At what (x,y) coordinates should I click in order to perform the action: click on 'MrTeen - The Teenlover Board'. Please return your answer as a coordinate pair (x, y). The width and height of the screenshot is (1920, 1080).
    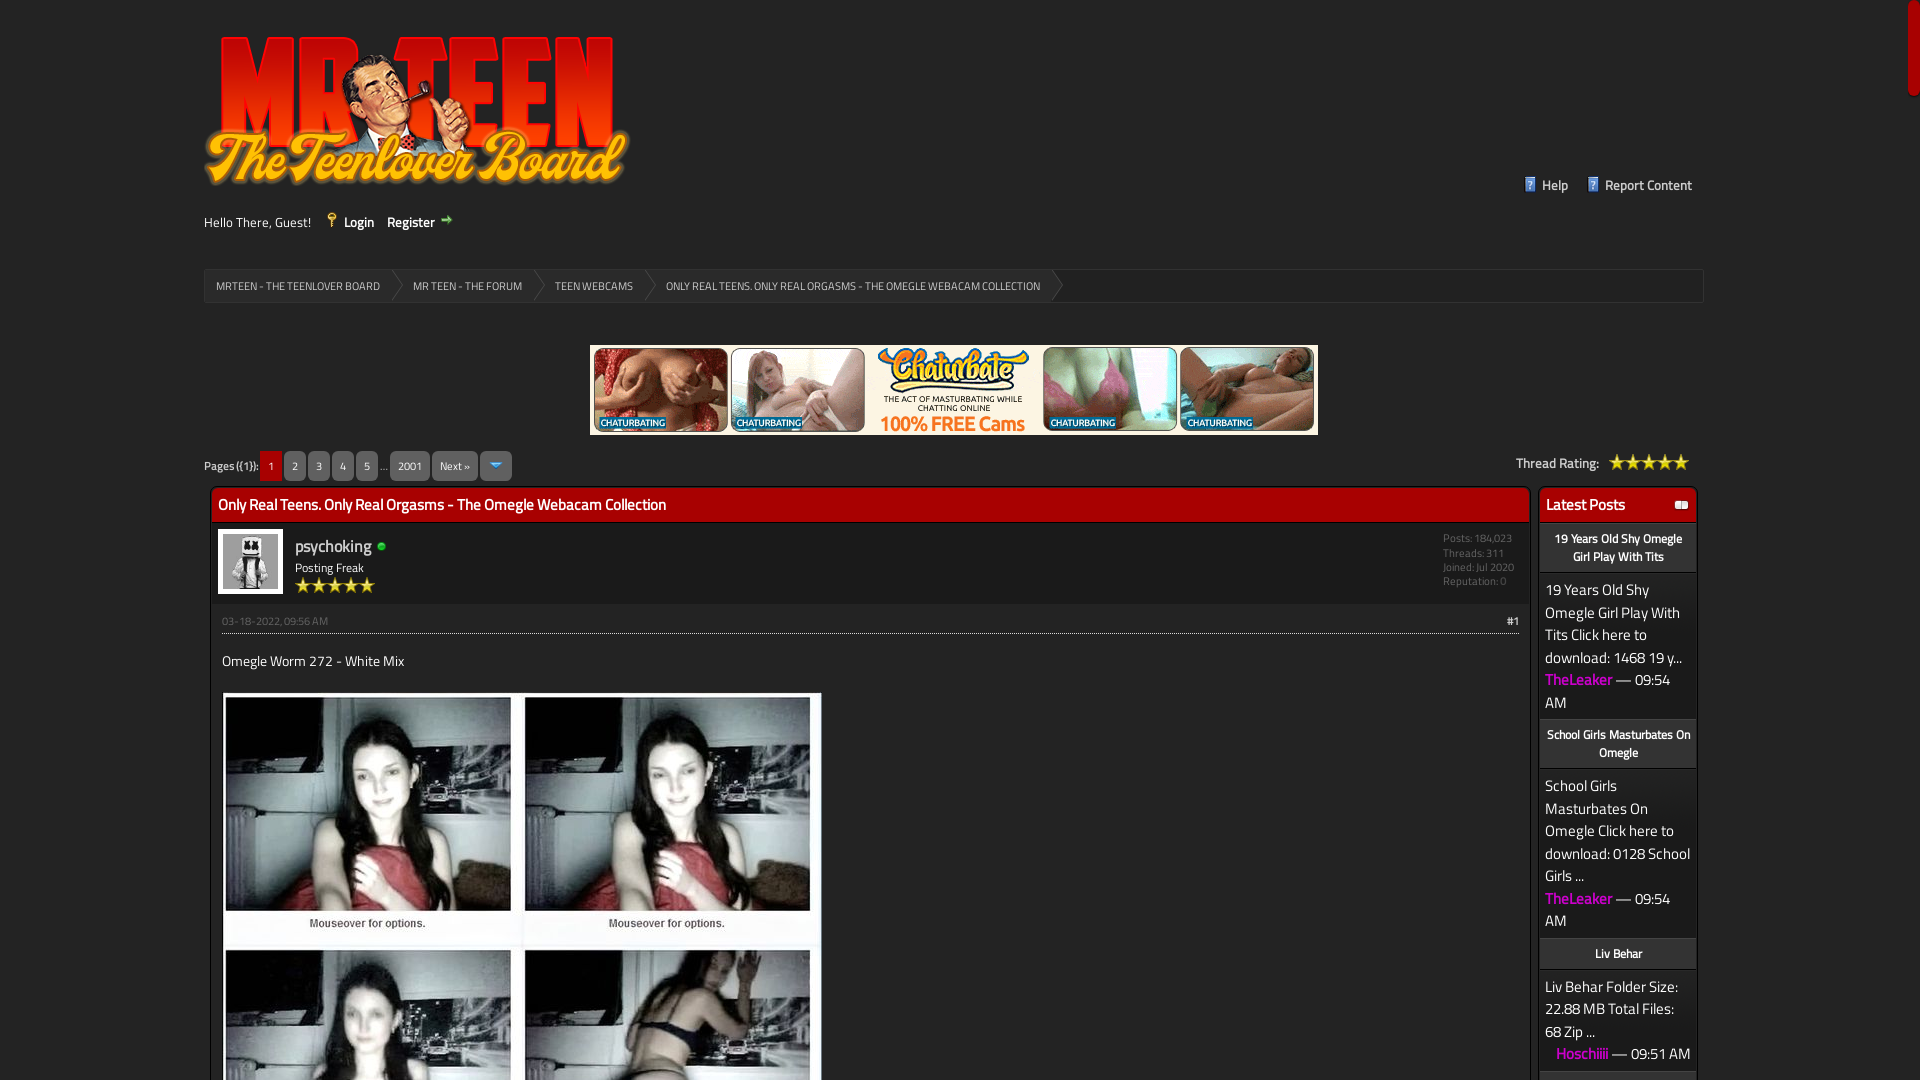
    Looking at the image, I should click on (422, 108).